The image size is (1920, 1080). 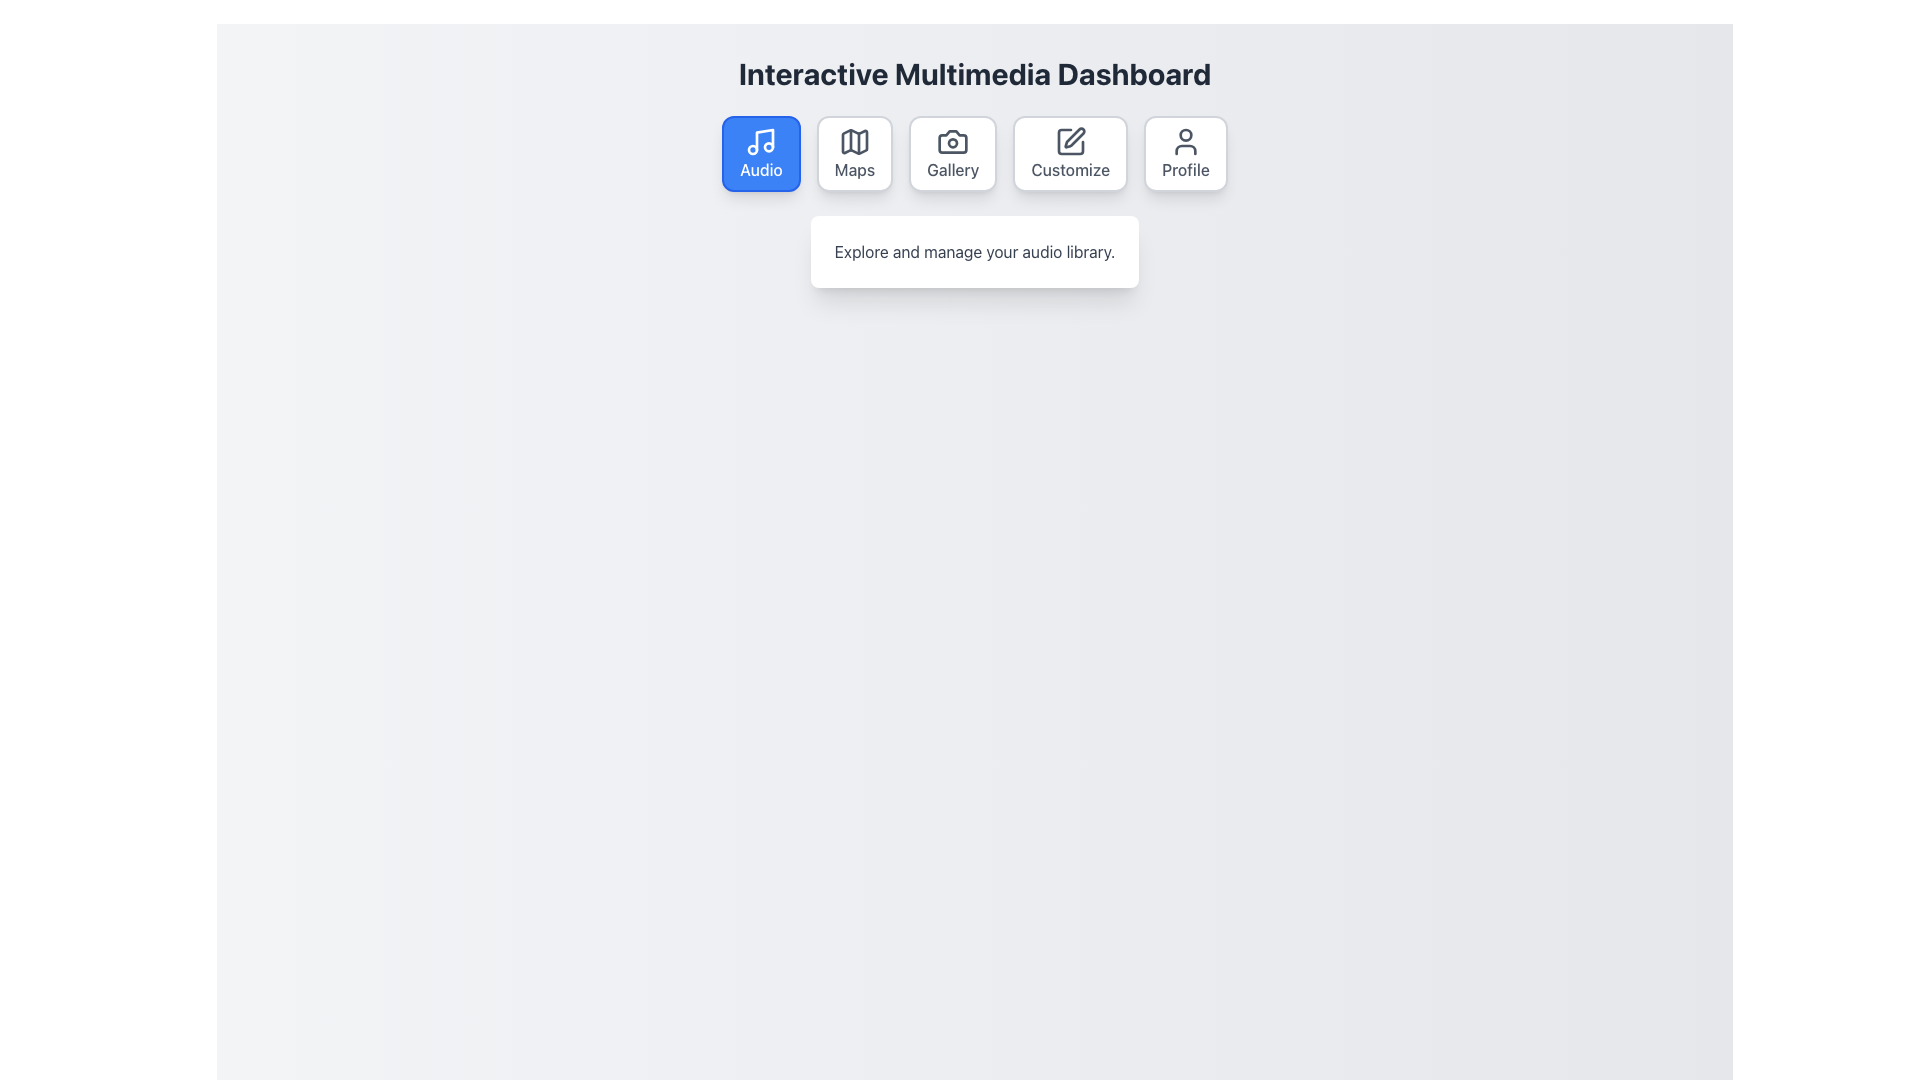 What do you see at coordinates (854, 141) in the screenshot?
I see `the Maps icon, which is the second button from the left in the horizontal arrangement of options, indicating access to map-related features` at bounding box center [854, 141].